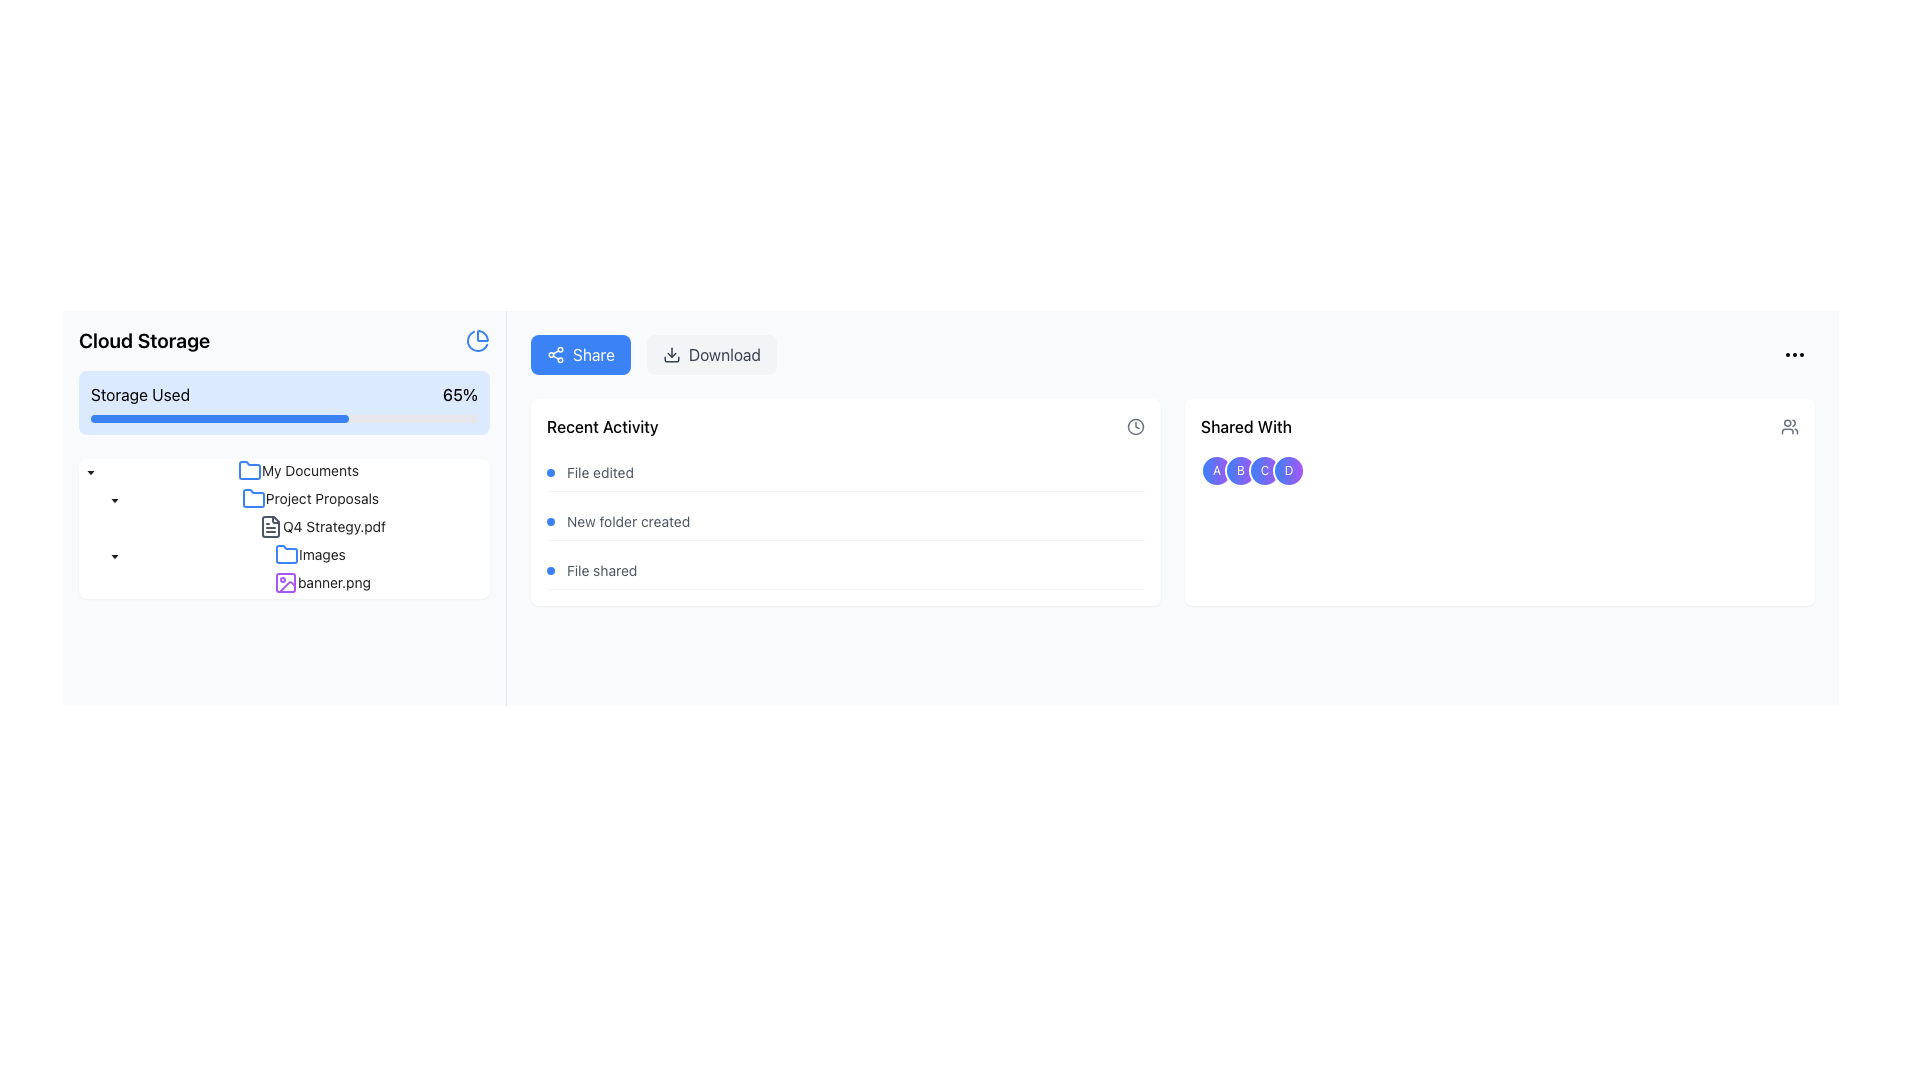 Image resolution: width=1920 pixels, height=1080 pixels. Describe the element at coordinates (334, 582) in the screenshot. I see `the 'banner.png' file name label` at that location.